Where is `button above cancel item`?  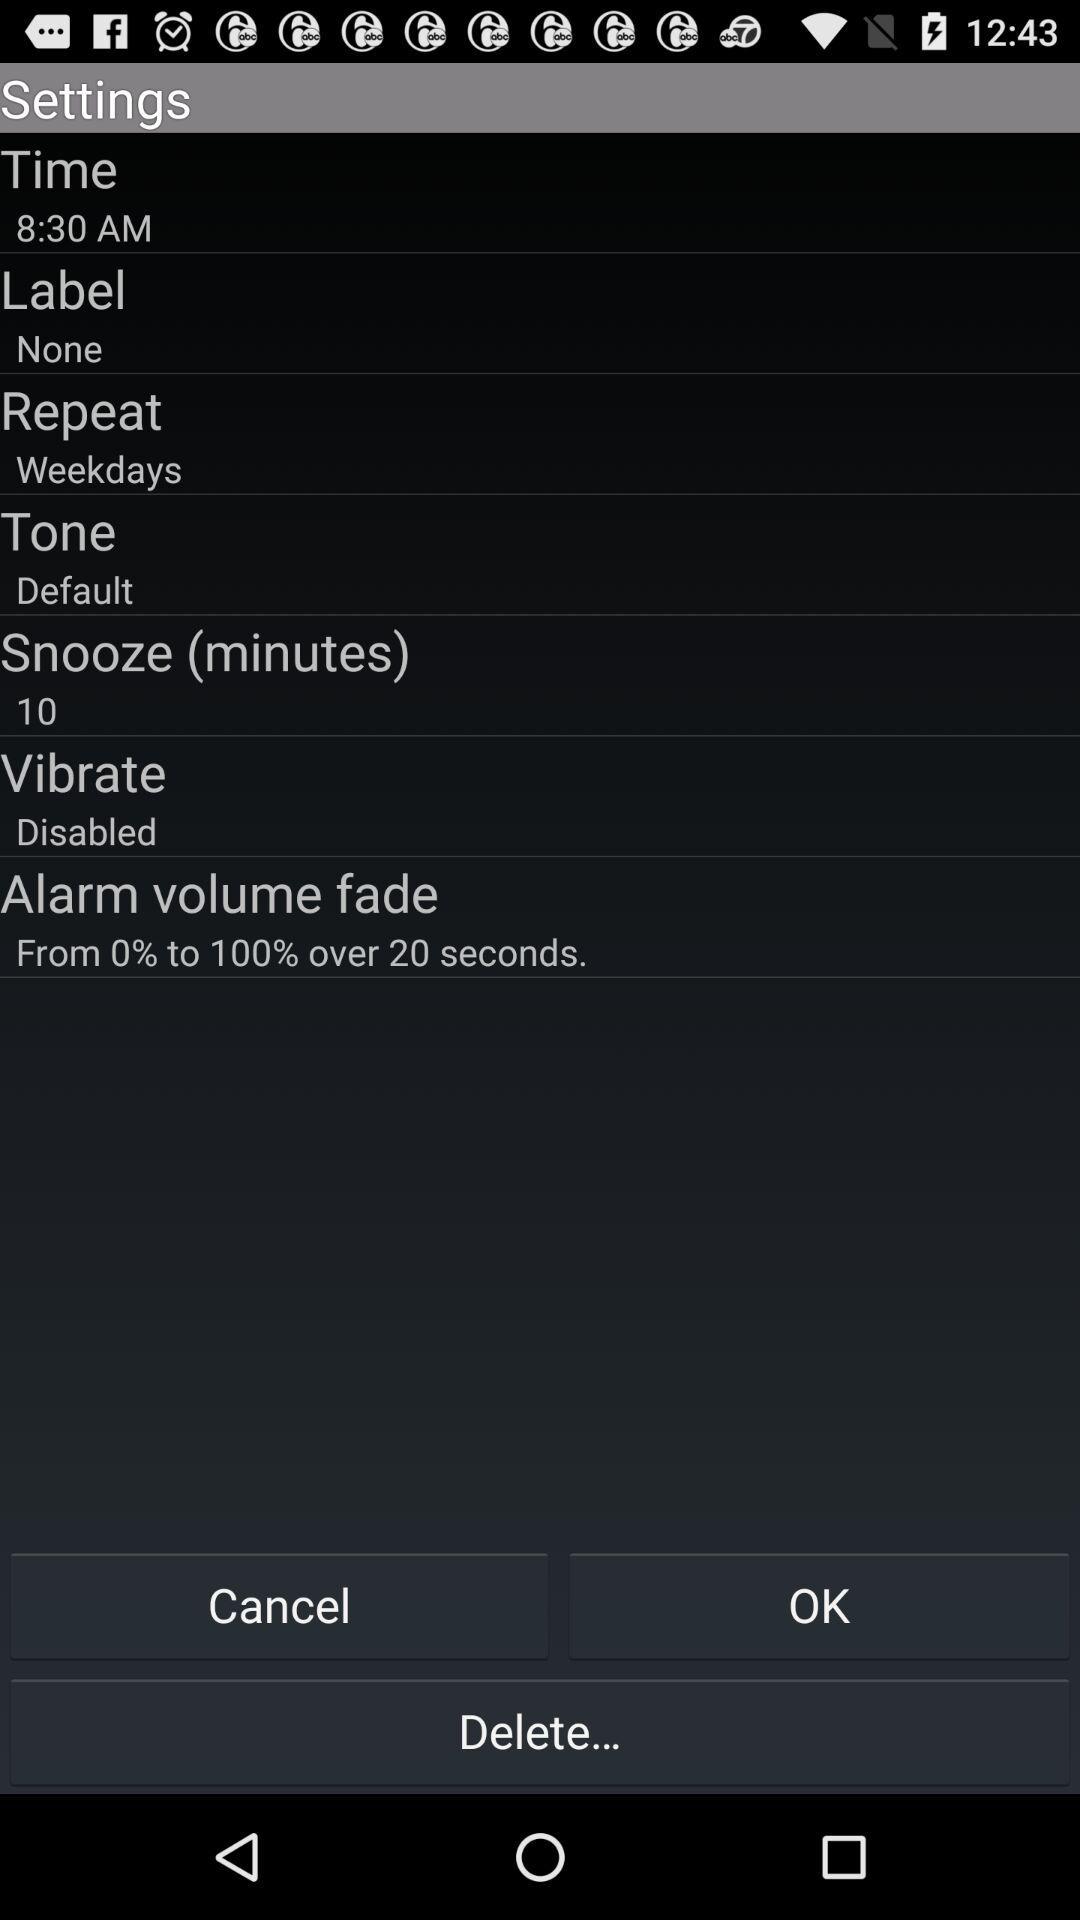 button above cancel item is located at coordinates (540, 950).